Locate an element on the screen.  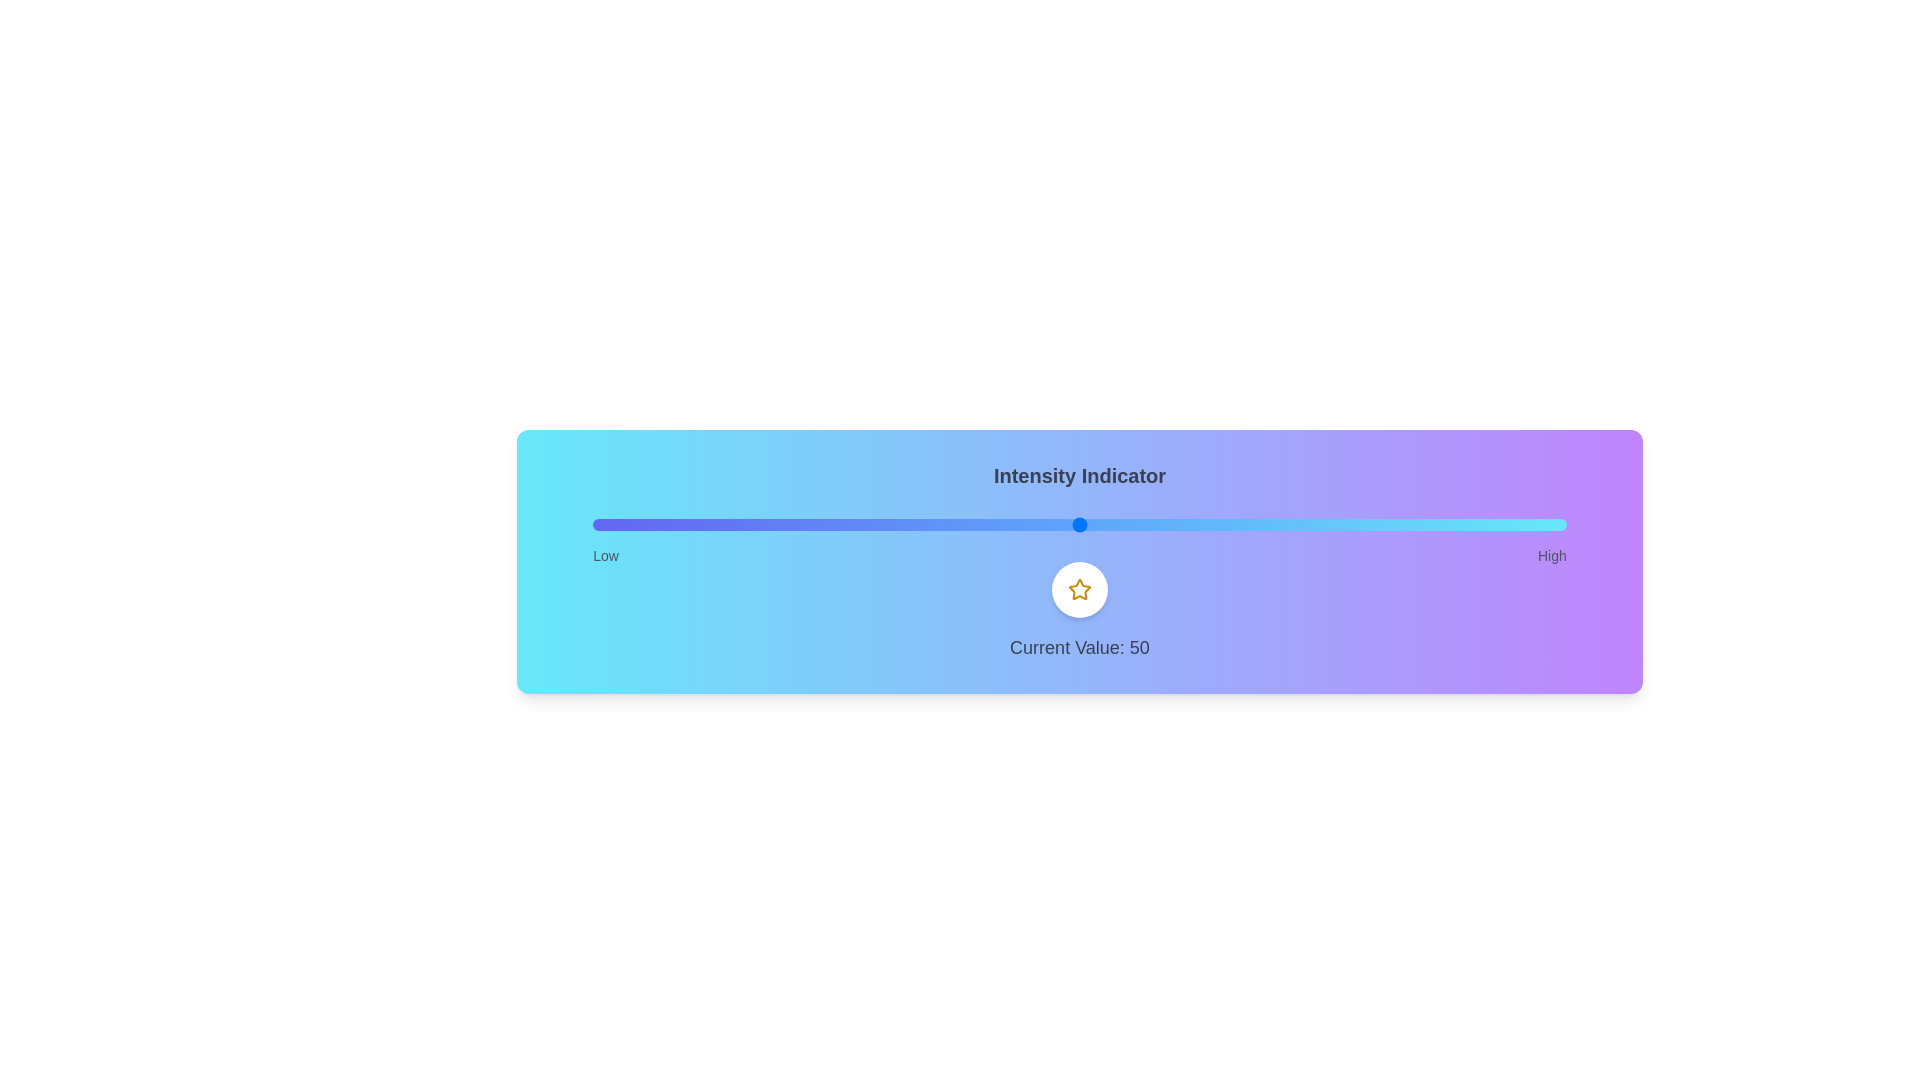
the slider to set the intensity to 85 is located at coordinates (1419, 523).